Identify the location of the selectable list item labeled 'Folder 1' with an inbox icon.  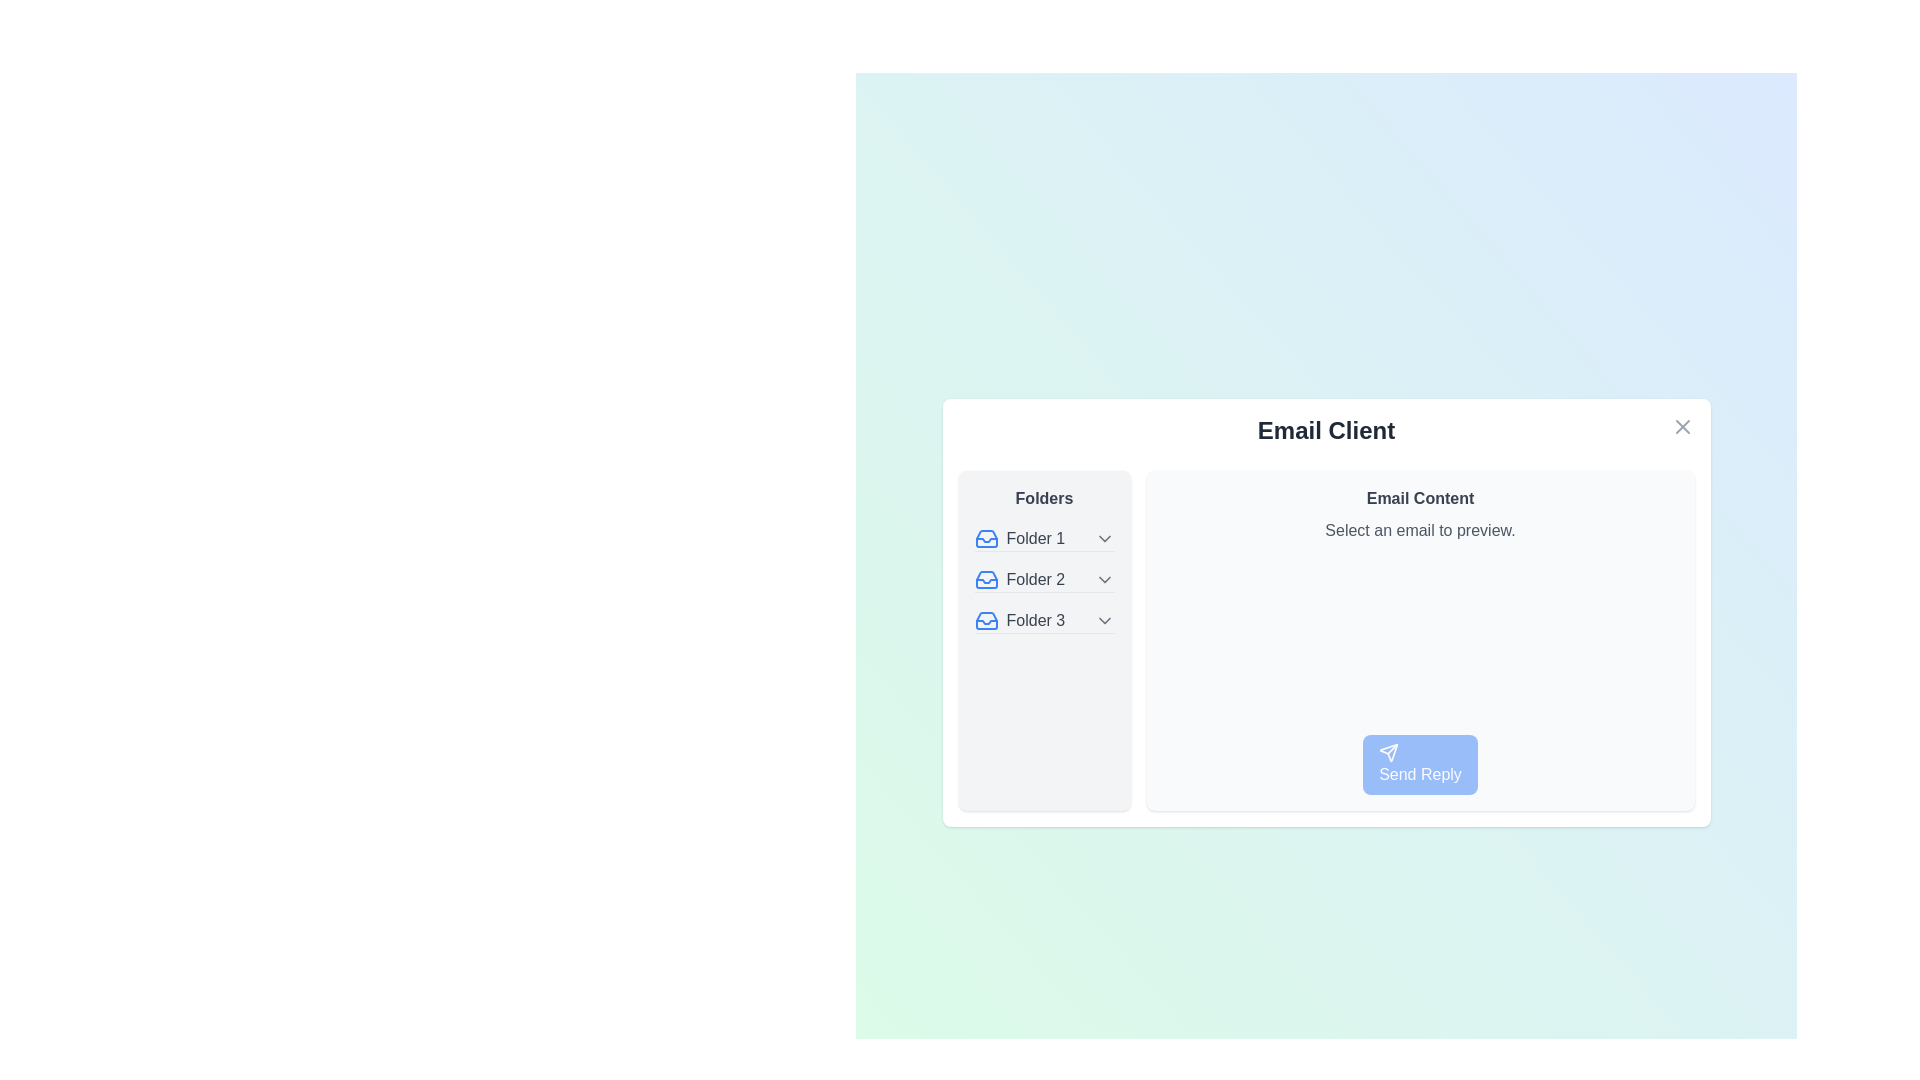
(1043, 538).